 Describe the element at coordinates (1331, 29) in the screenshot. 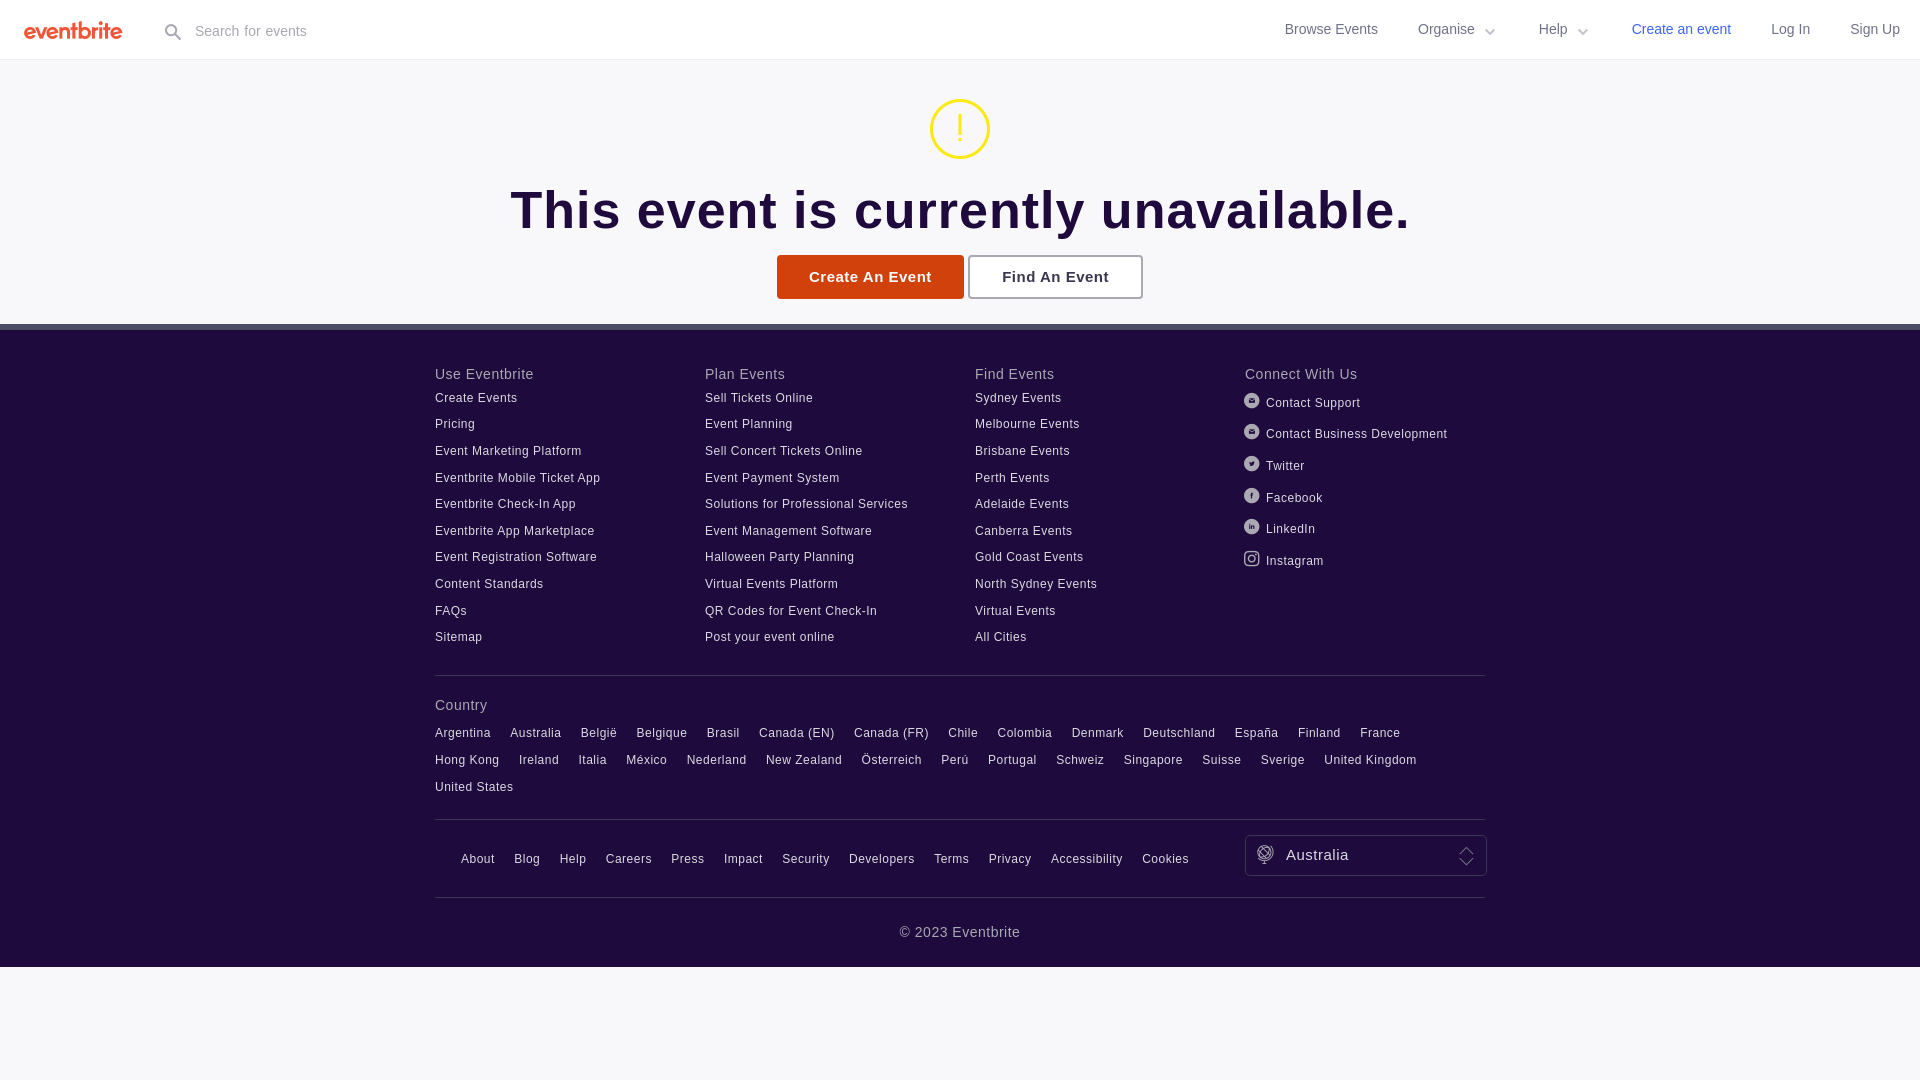

I see `'Browse Events'` at that location.